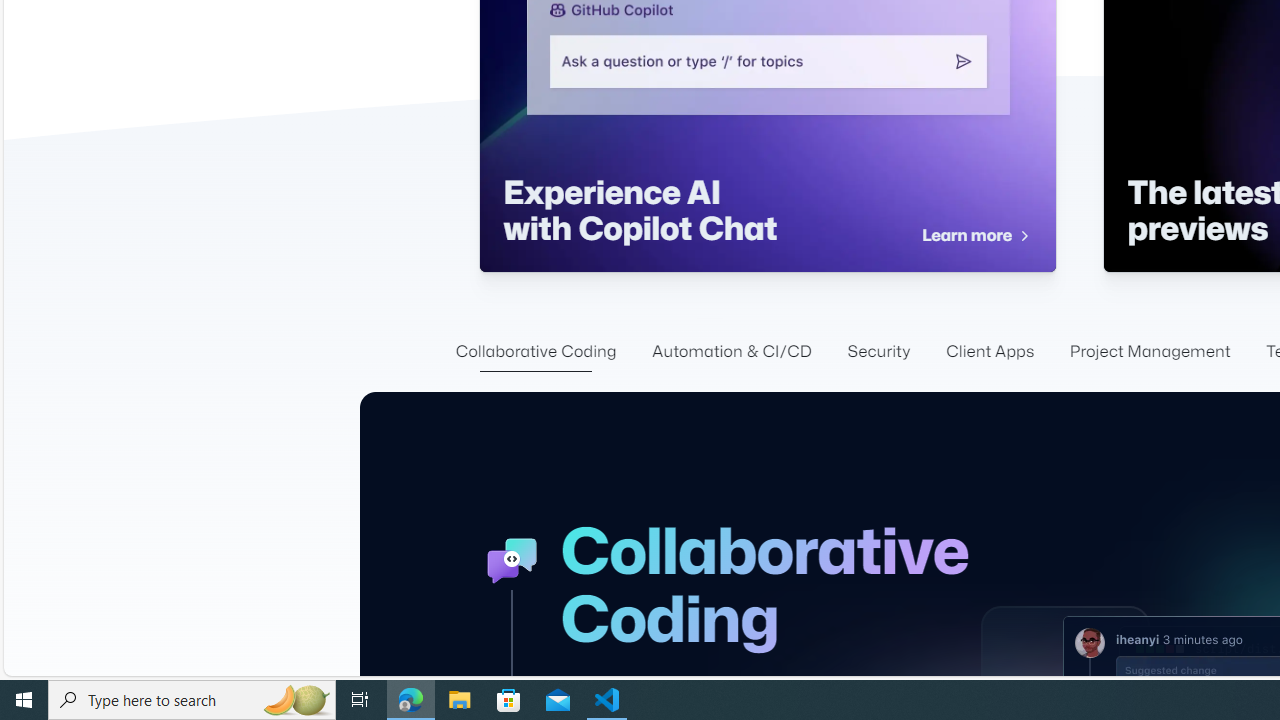 The width and height of the screenshot is (1280, 720). Describe the element at coordinates (731, 351) in the screenshot. I see `'Automation & CI/CD'` at that location.